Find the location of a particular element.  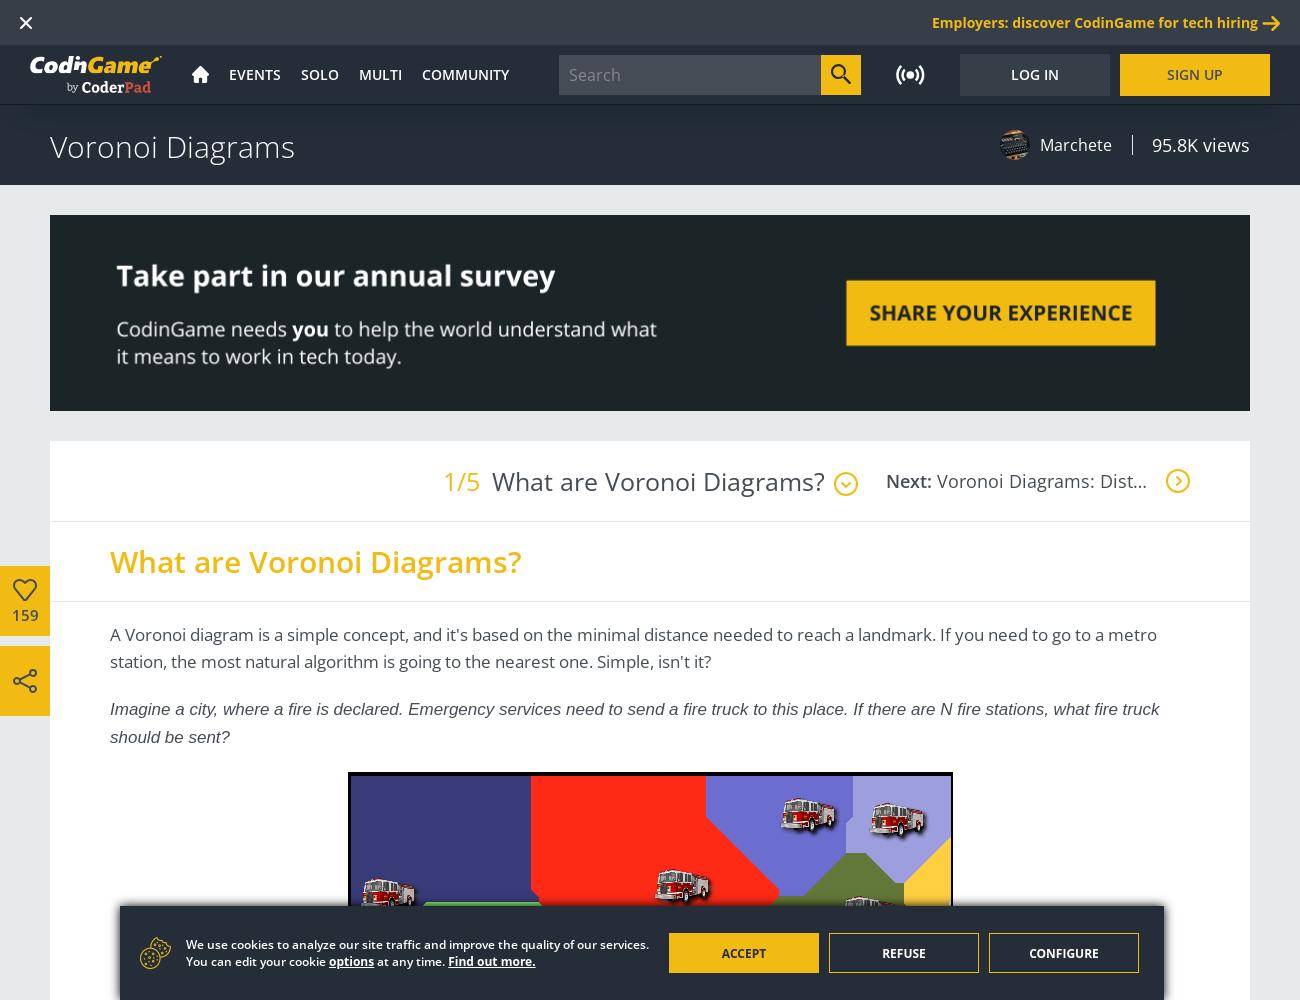

'Employers: discover CodinGame for tech hiring' is located at coordinates (1093, 22).